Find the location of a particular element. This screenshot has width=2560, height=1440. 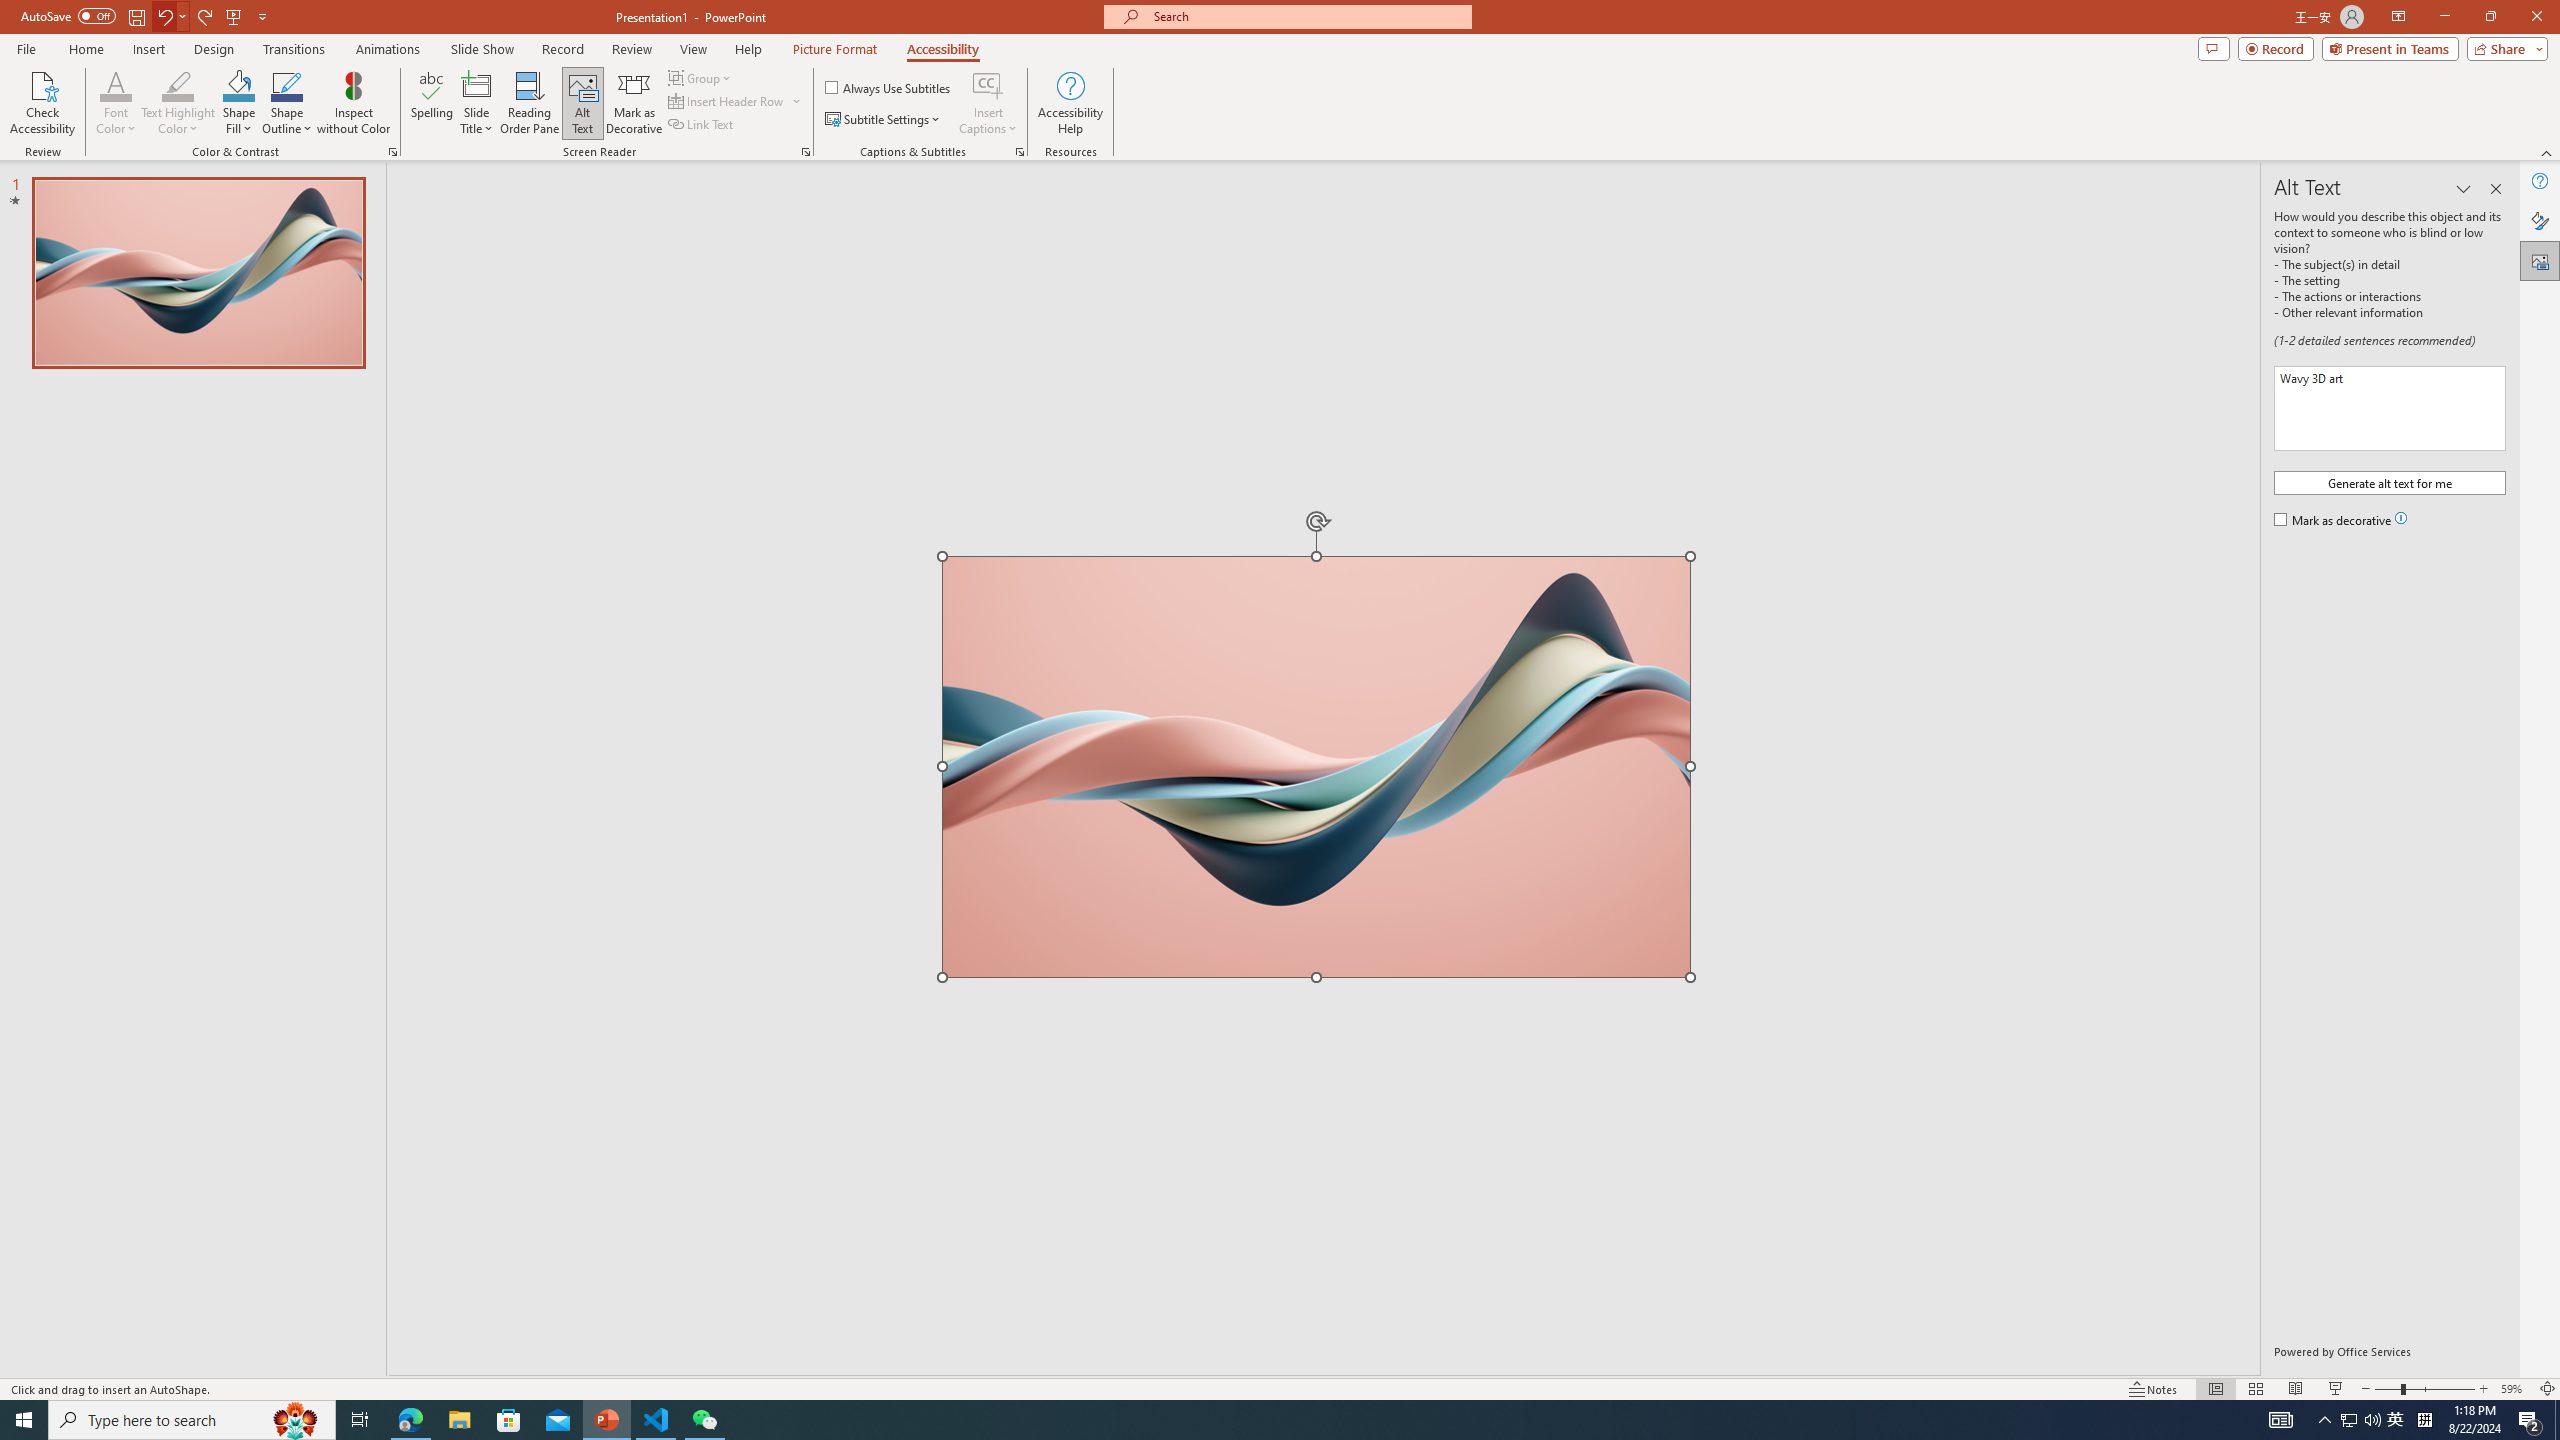

'Color & Contrast' is located at coordinates (391, 150).